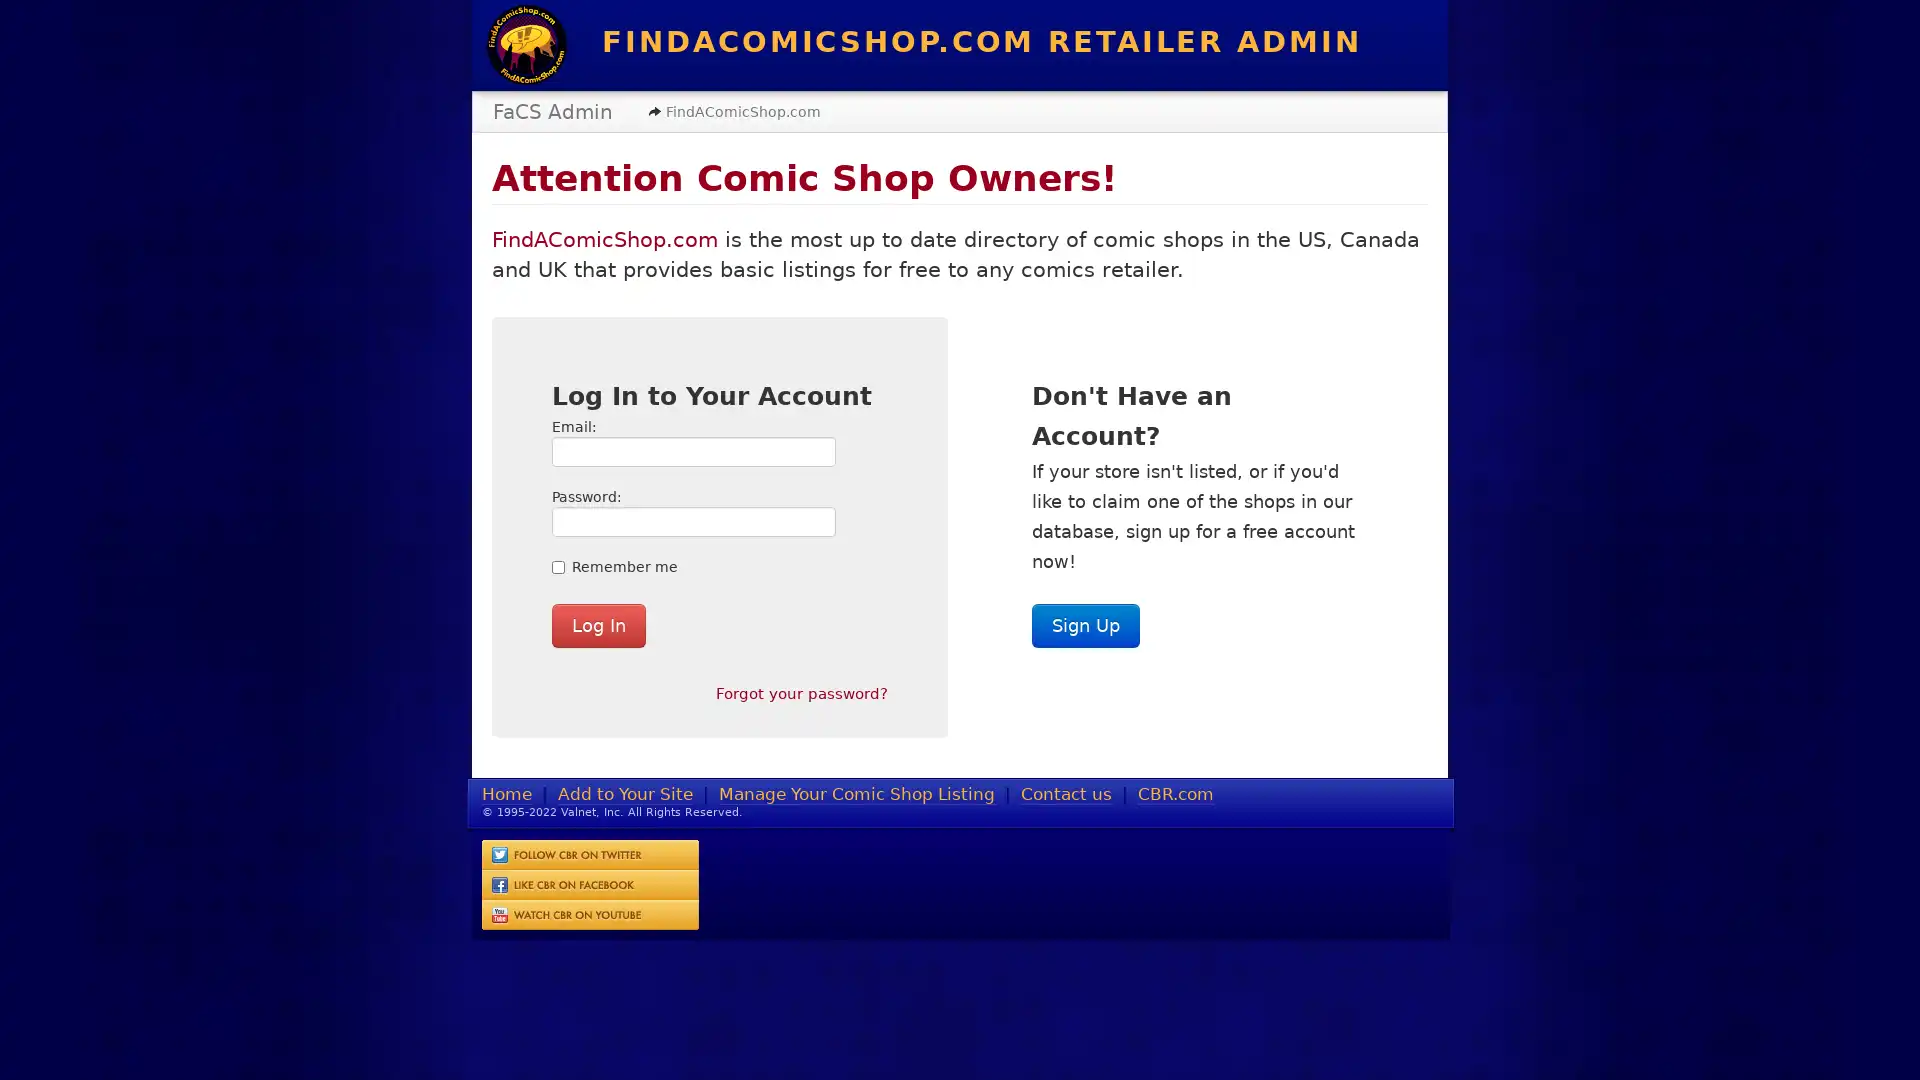 The width and height of the screenshot is (1920, 1080). I want to click on Log In, so click(598, 623).